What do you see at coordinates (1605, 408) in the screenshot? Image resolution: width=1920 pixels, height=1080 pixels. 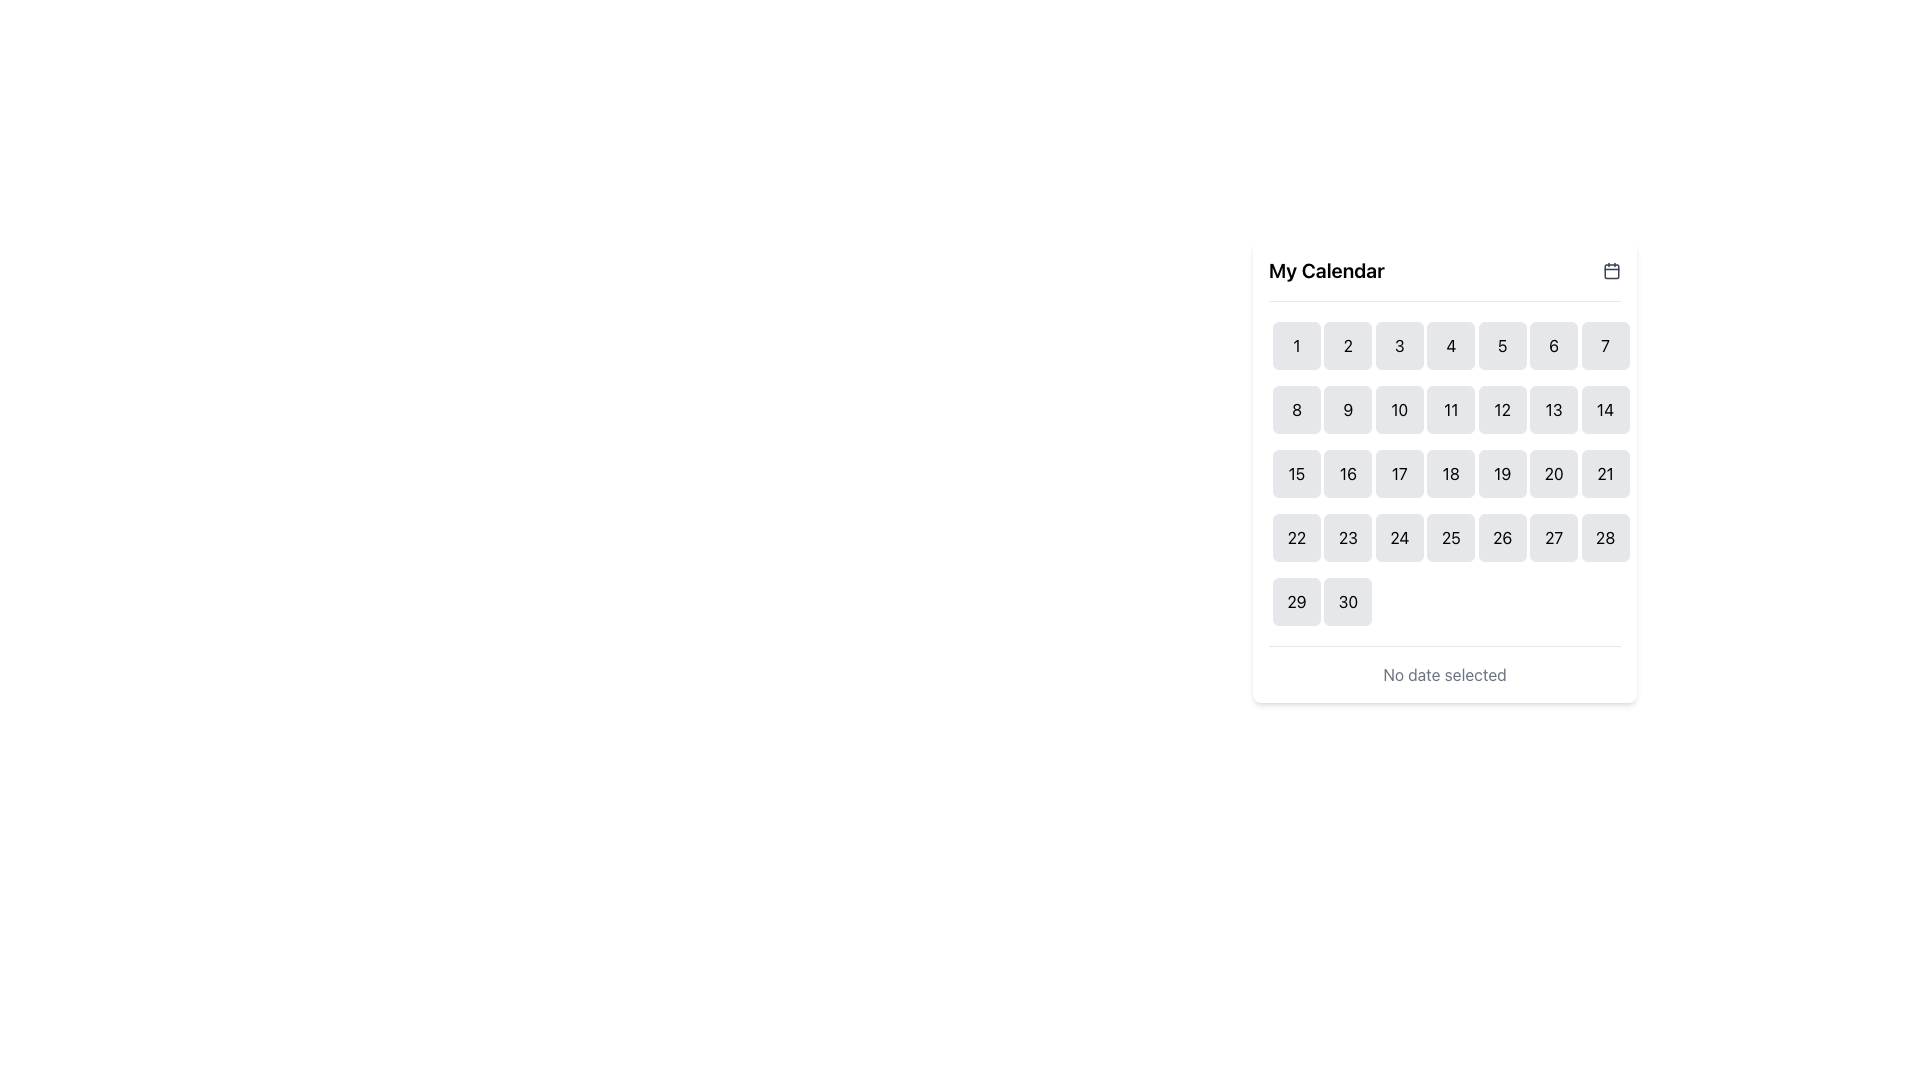 I see `the button representing the 14th day in the calendar interface` at bounding box center [1605, 408].